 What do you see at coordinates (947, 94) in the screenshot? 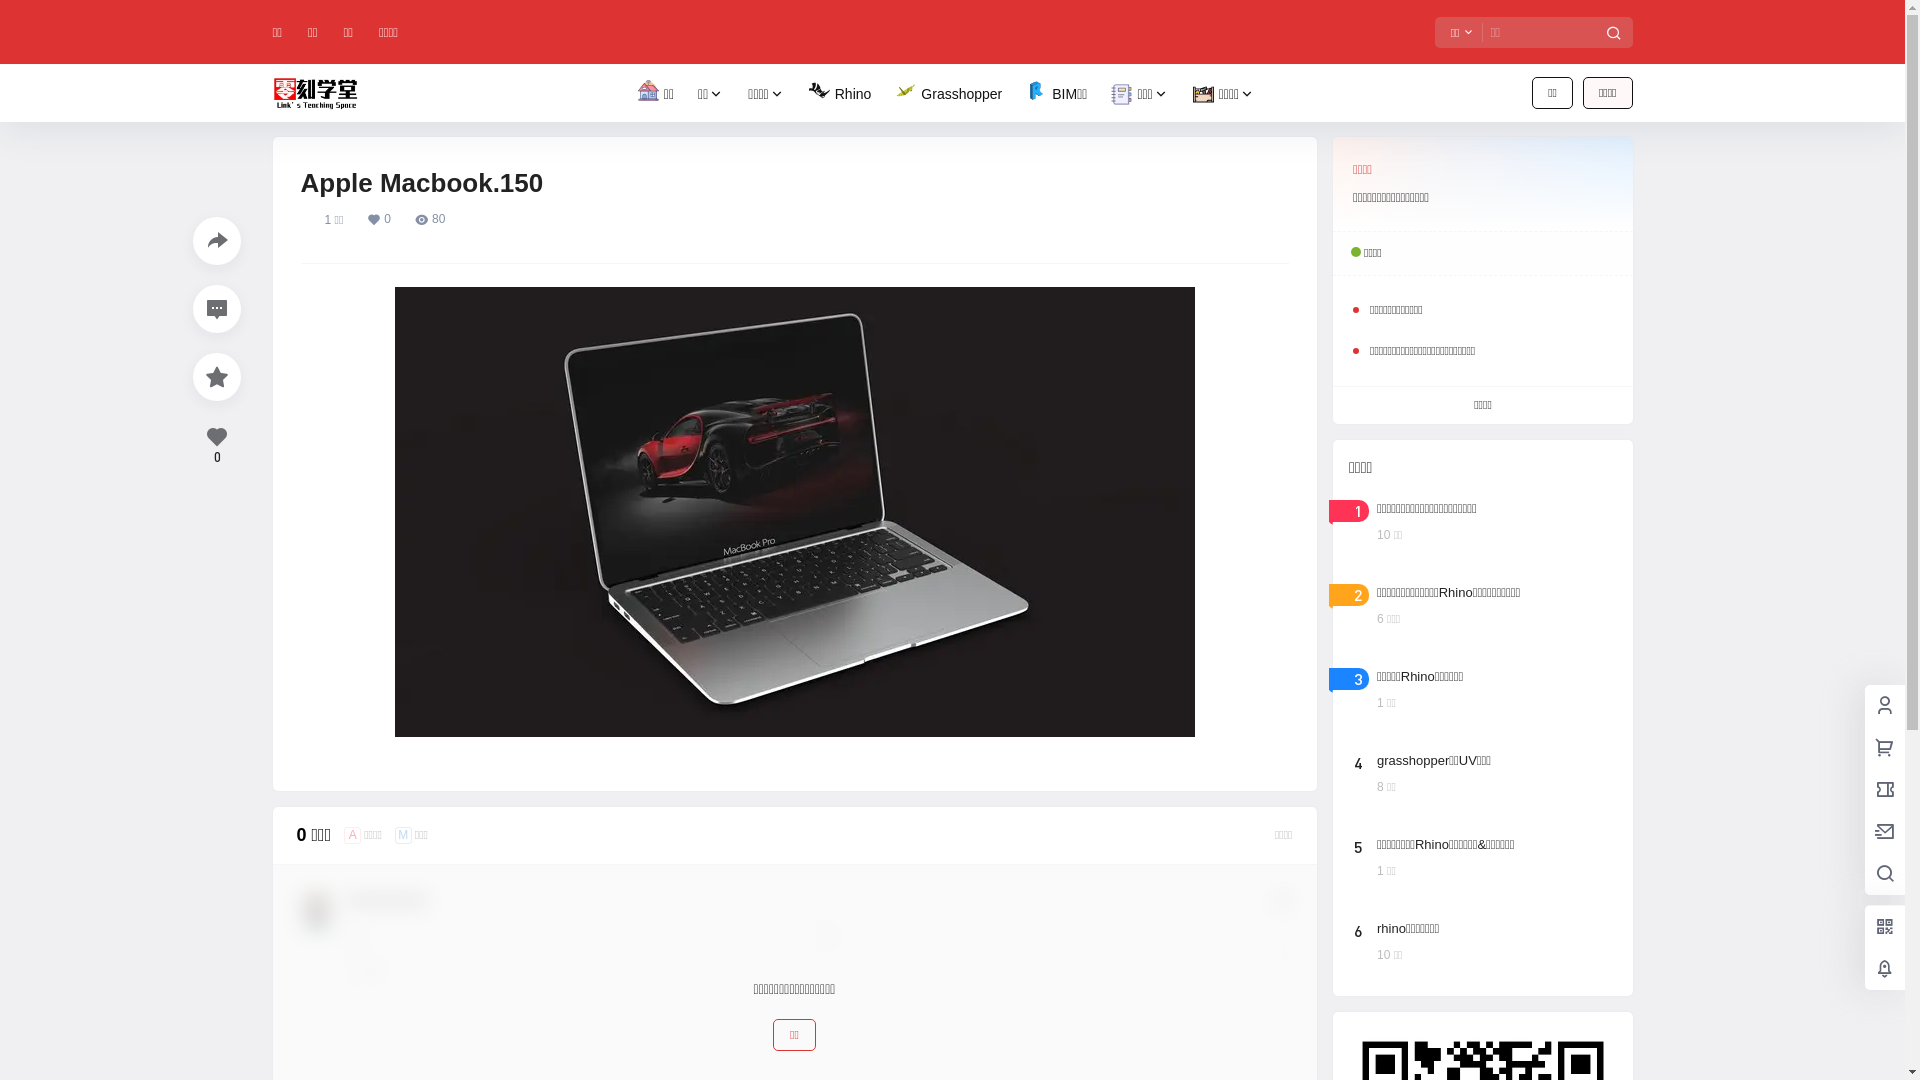
I see `'Grasshopper'` at bounding box center [947, 94].